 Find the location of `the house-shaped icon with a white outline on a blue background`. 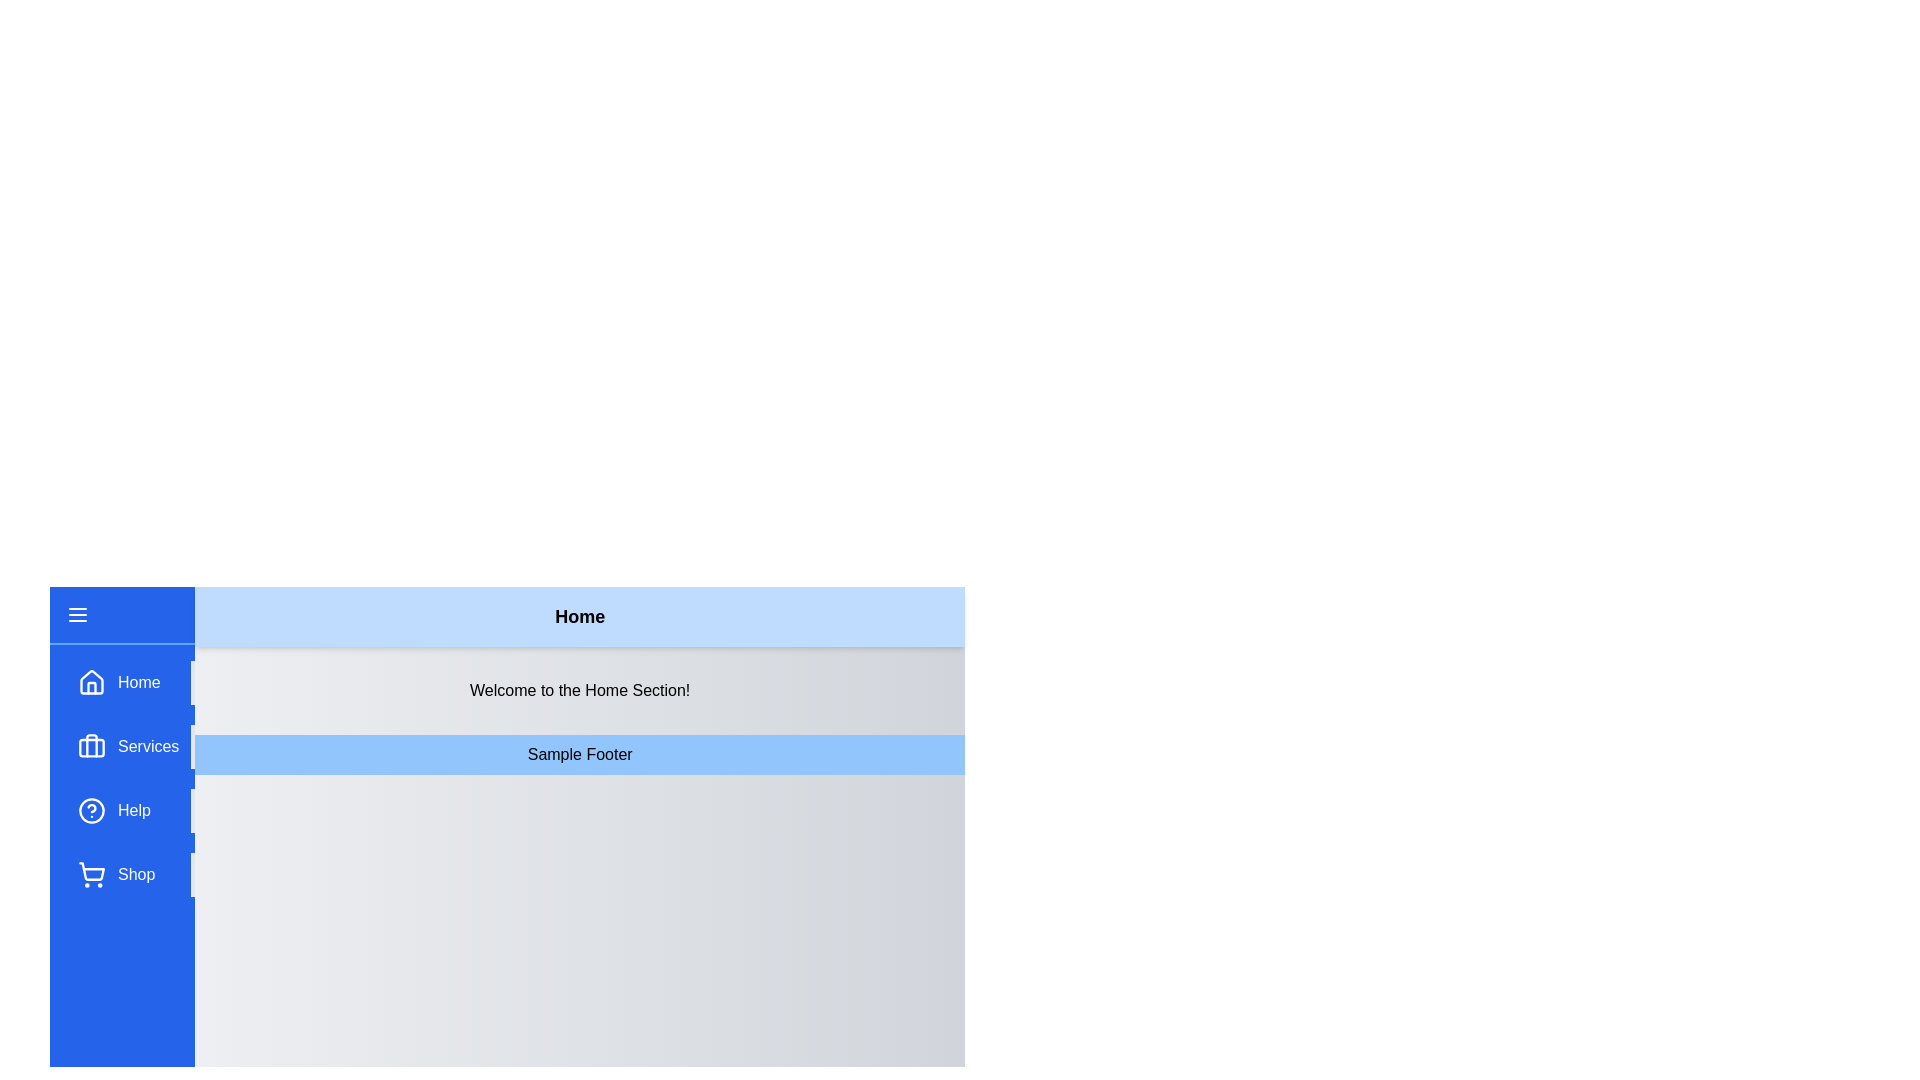

the house-shaped icon with a white outline on a blue background is located at coordinates (90, 681).